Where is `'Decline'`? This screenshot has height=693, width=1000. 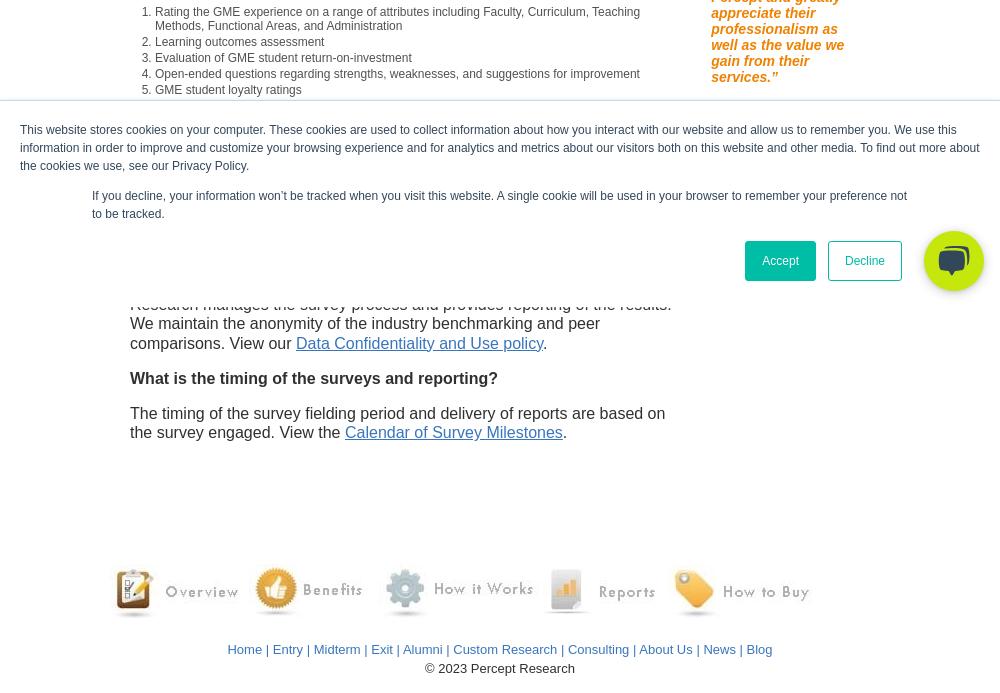
'Decline' is located at coordinates (863, 259).